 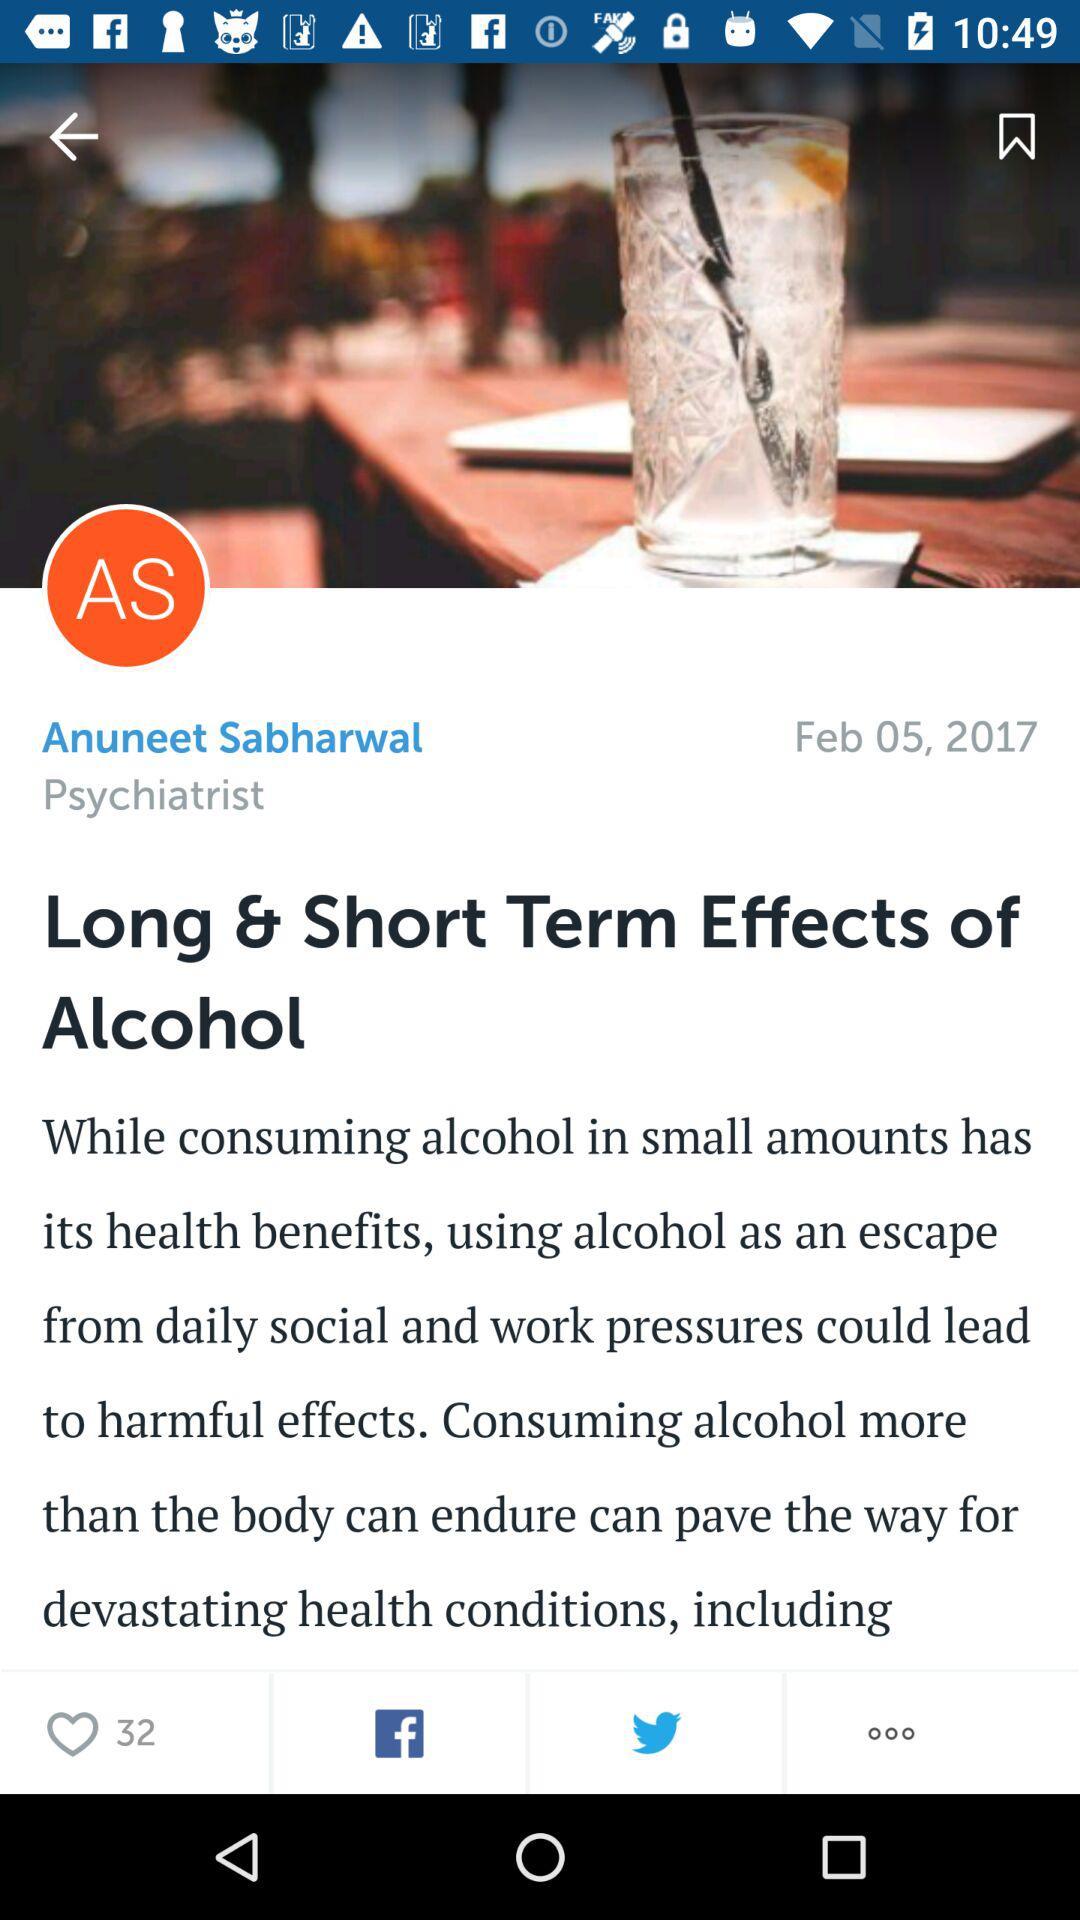 I want to click on more options, so click(x=890, y=1732).